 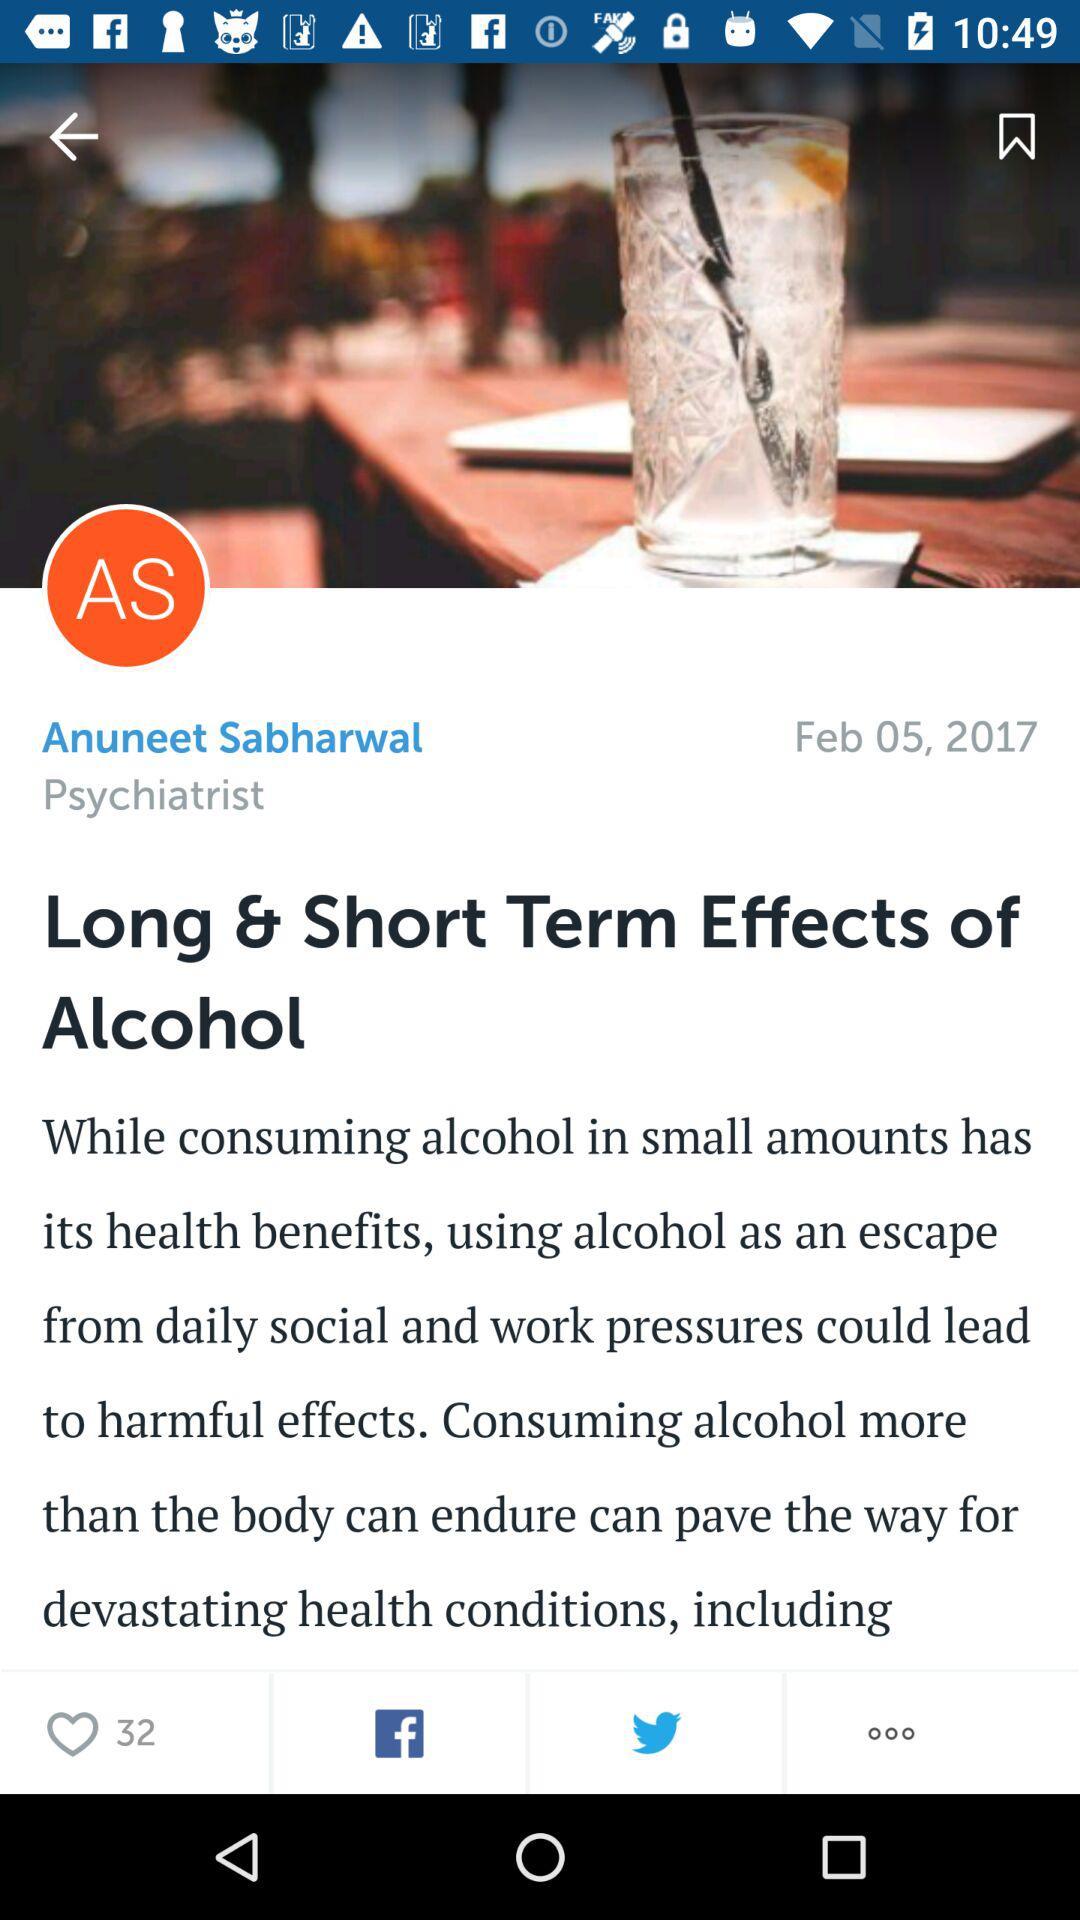 I want to click on more options, so click(x=890, y=1732).